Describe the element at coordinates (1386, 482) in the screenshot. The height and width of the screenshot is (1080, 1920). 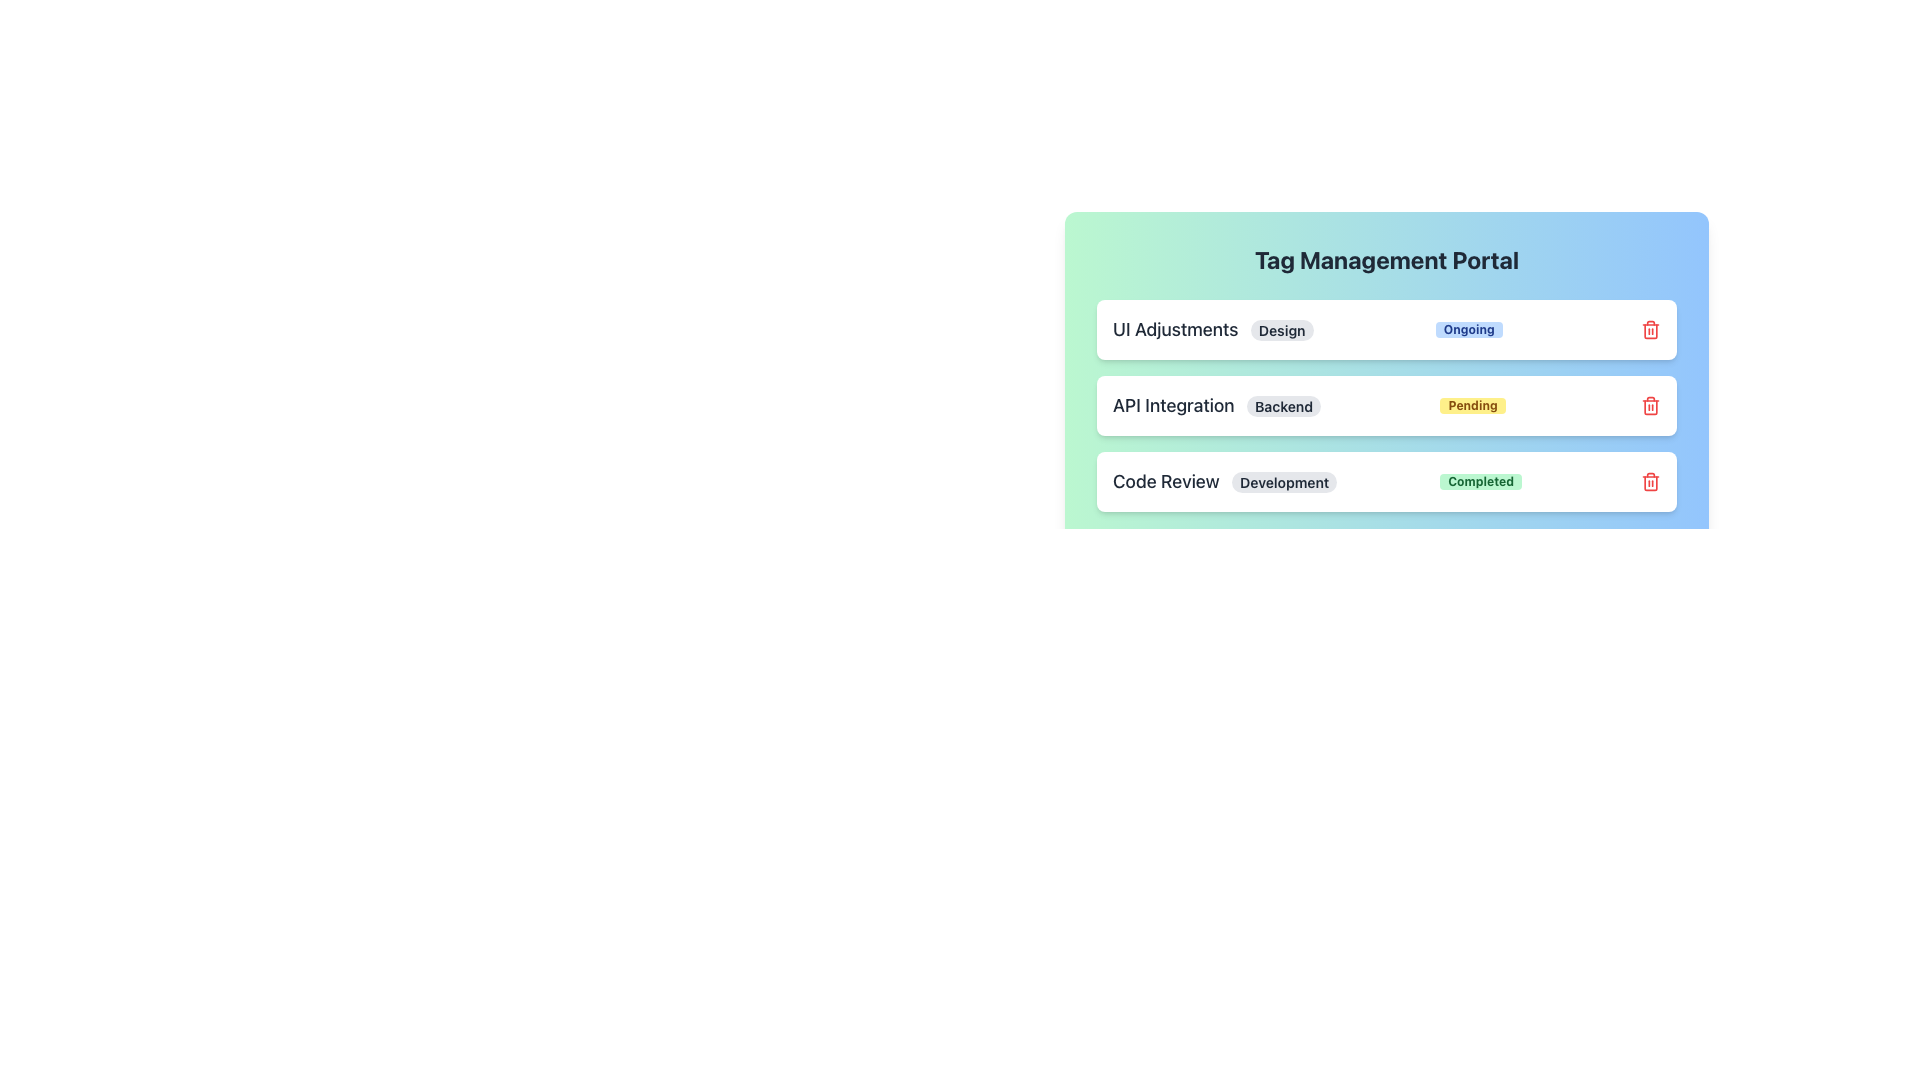
I see `the task card for 'Code Review' which is positioned third in a vertical stack of similar cards, located near the bottom of the column` at that location.